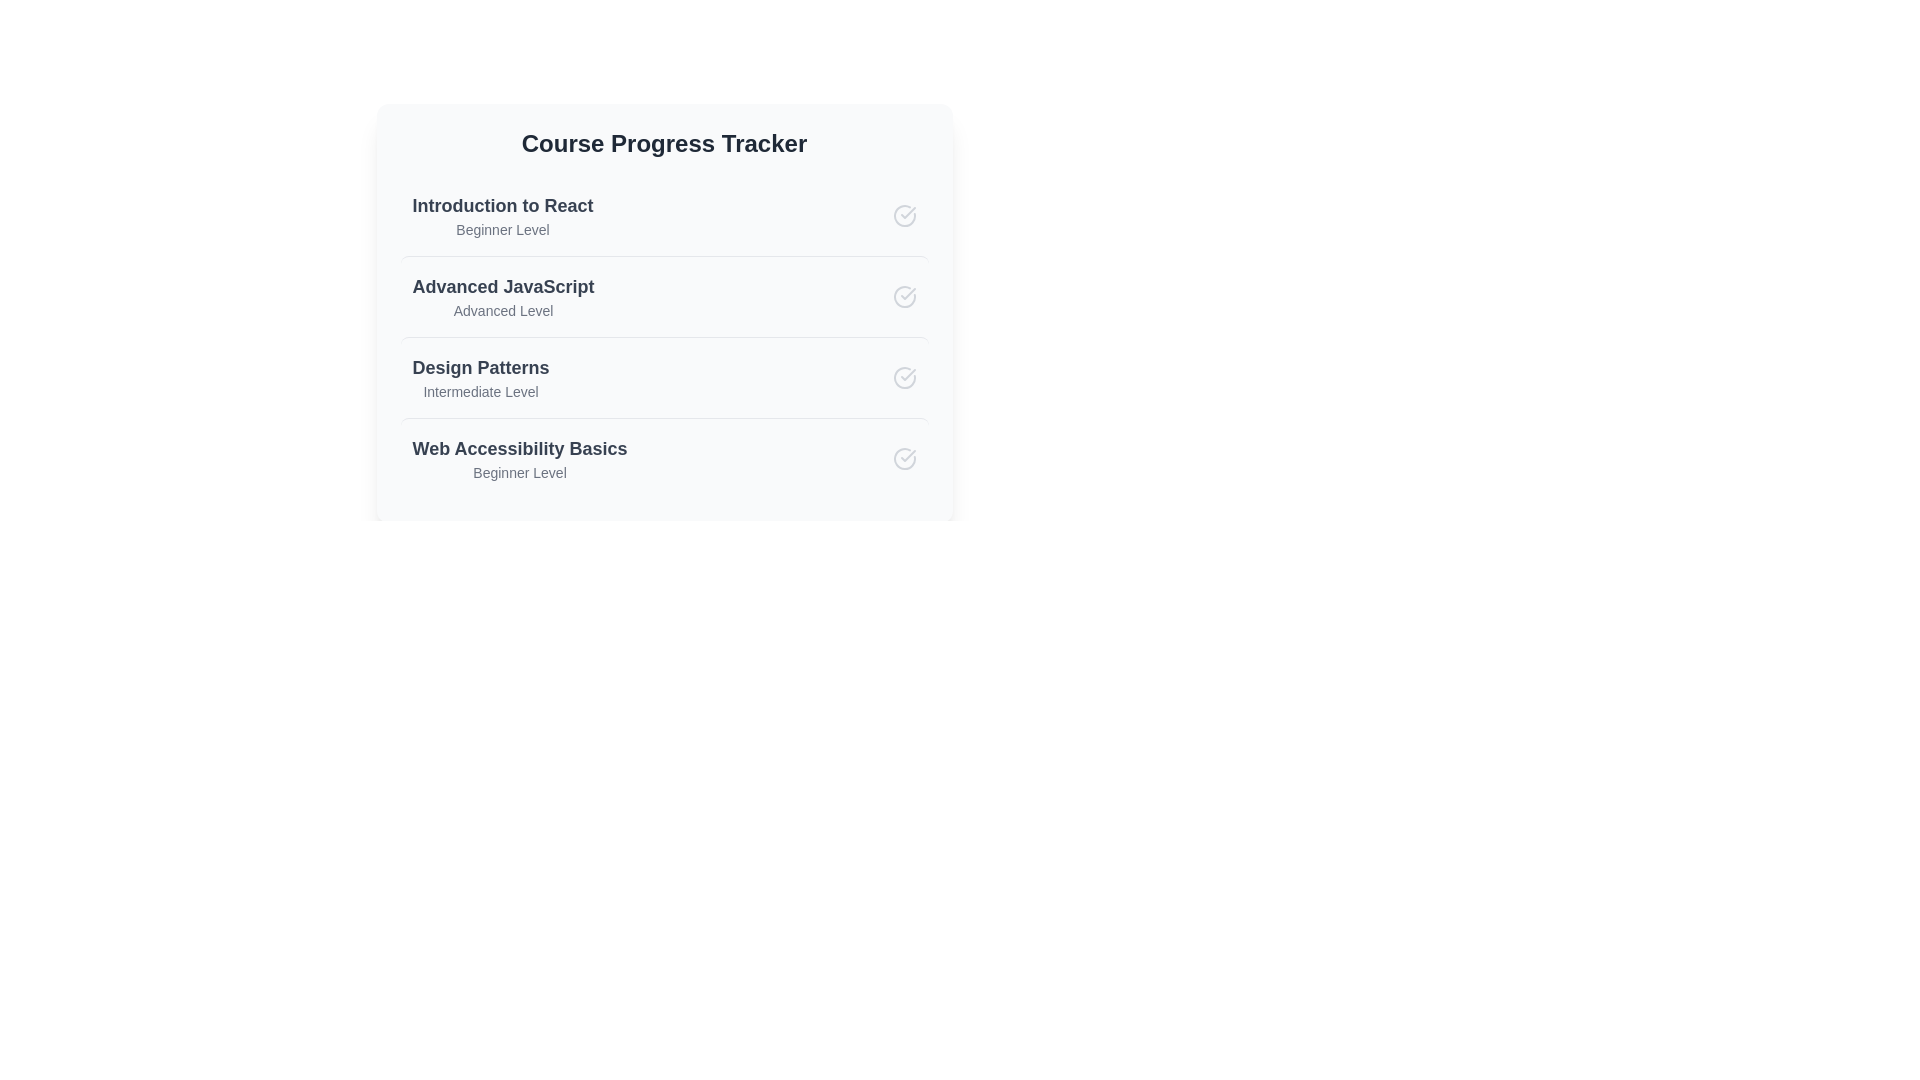  What do you see at coordinates (480, 367) in the screenshot?
I see `the text label titled 'Design Patterns', which serves as a heading for a course module` at bounding box center [480, 367].